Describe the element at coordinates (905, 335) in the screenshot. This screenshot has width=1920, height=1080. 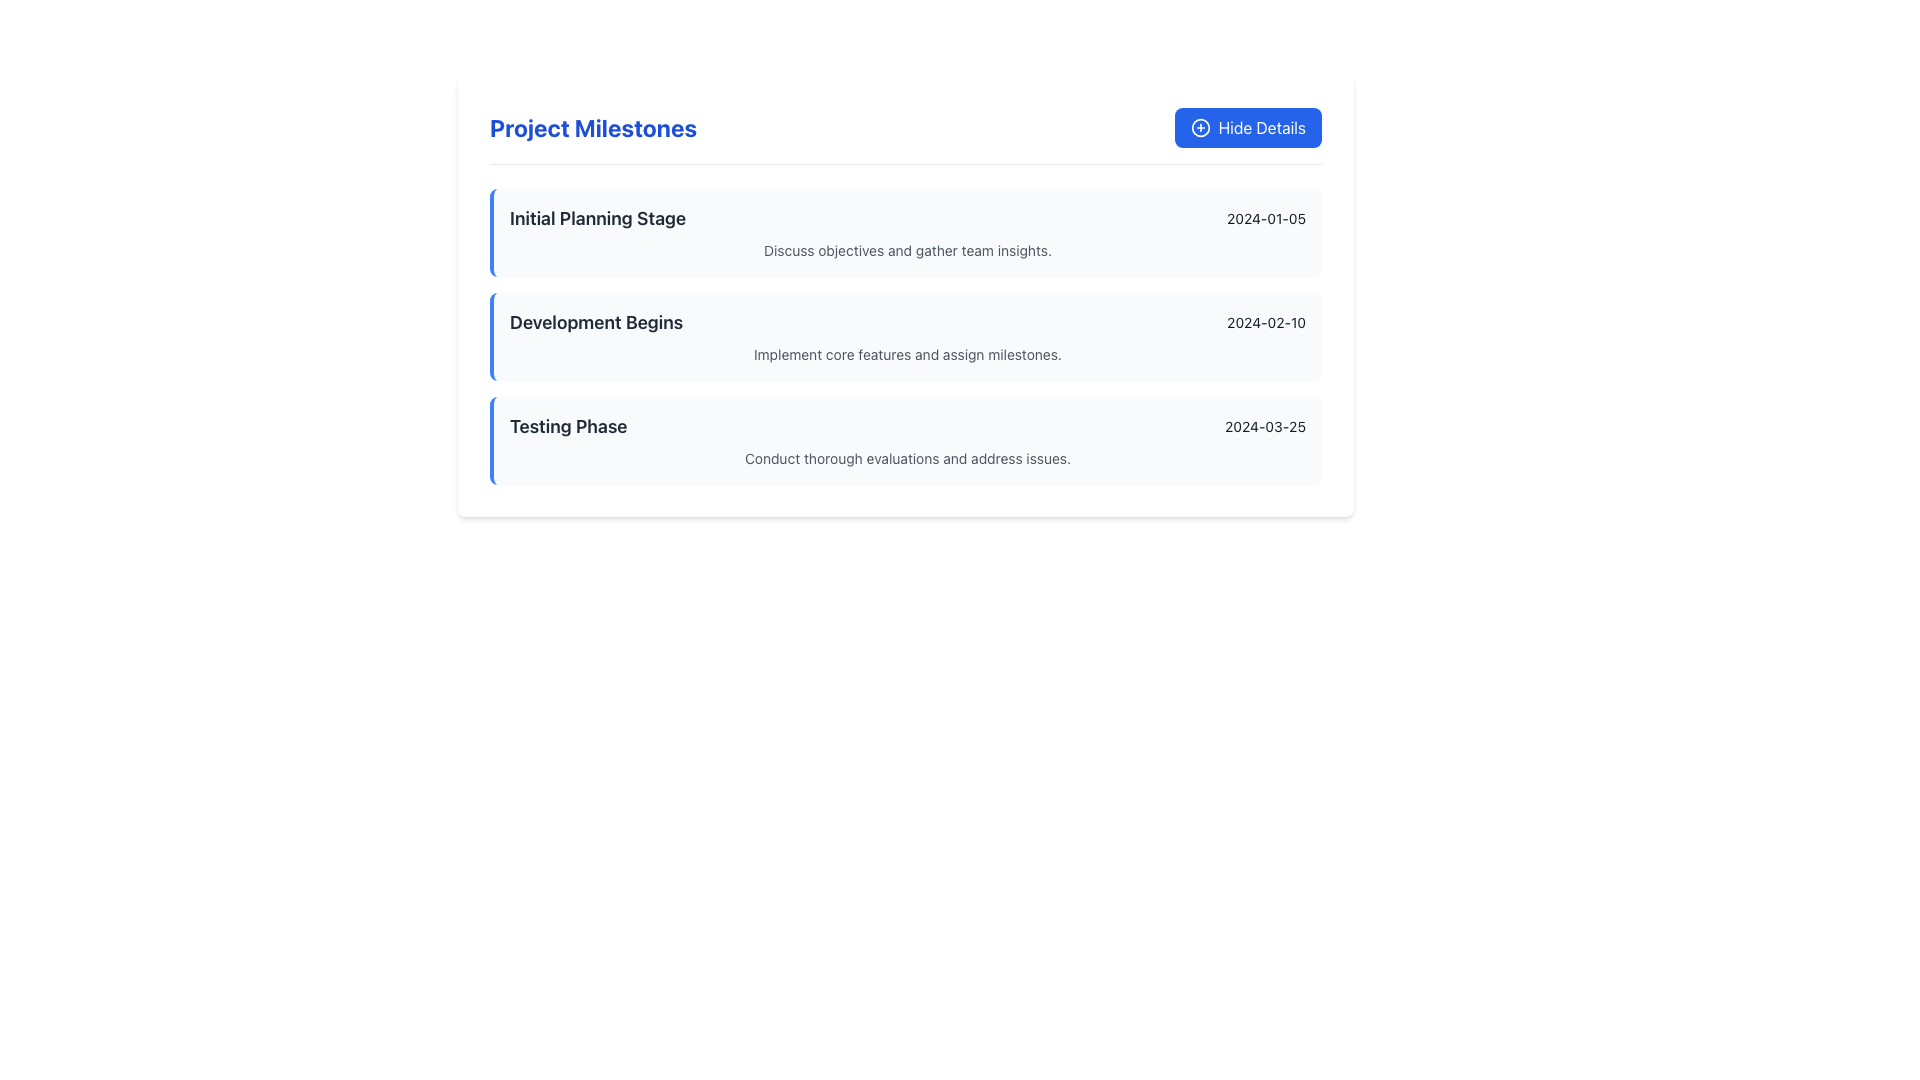
I see `the milestone component titled 'Development Begins' to possibly reveal further details` at that location.